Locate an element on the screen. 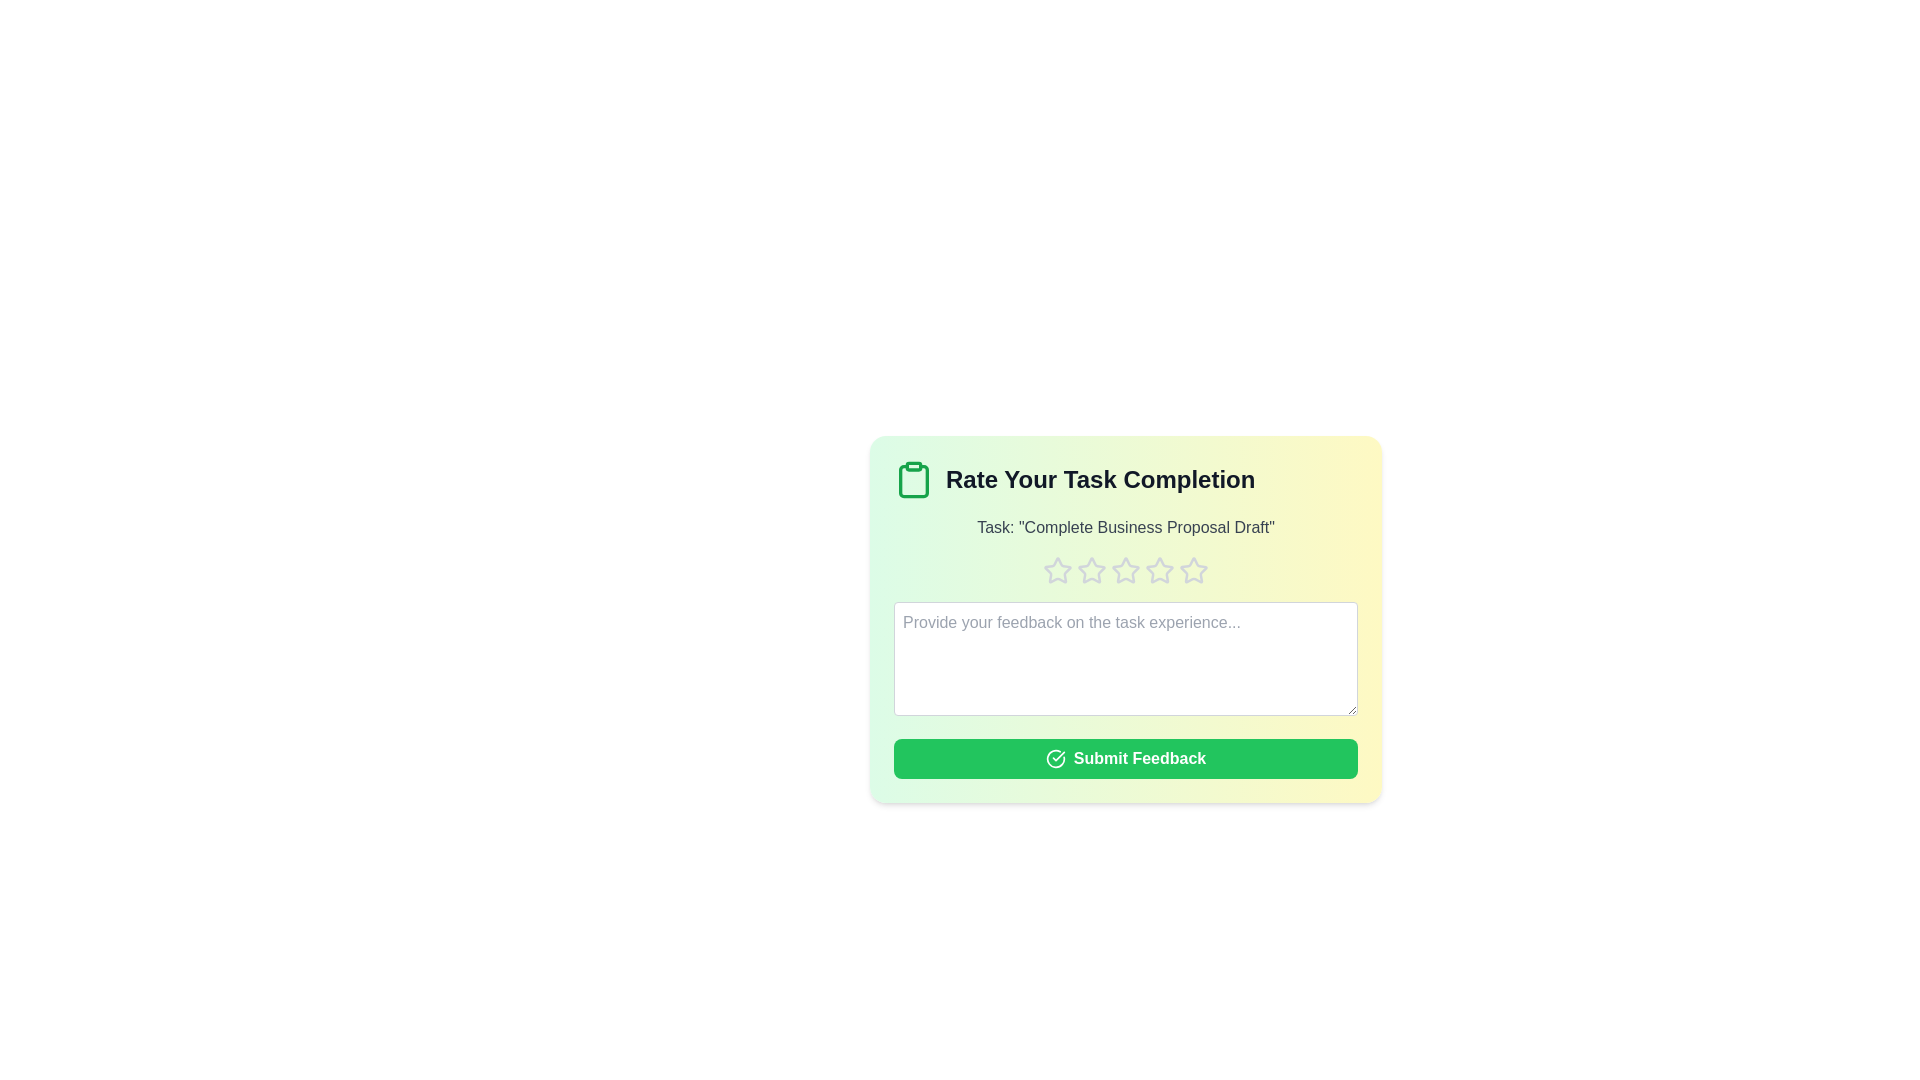 The width and height of the screenshot is (1920, 1080). the rating to 3 stars by clicking on the respective star is located at coordinates (1126, 570).